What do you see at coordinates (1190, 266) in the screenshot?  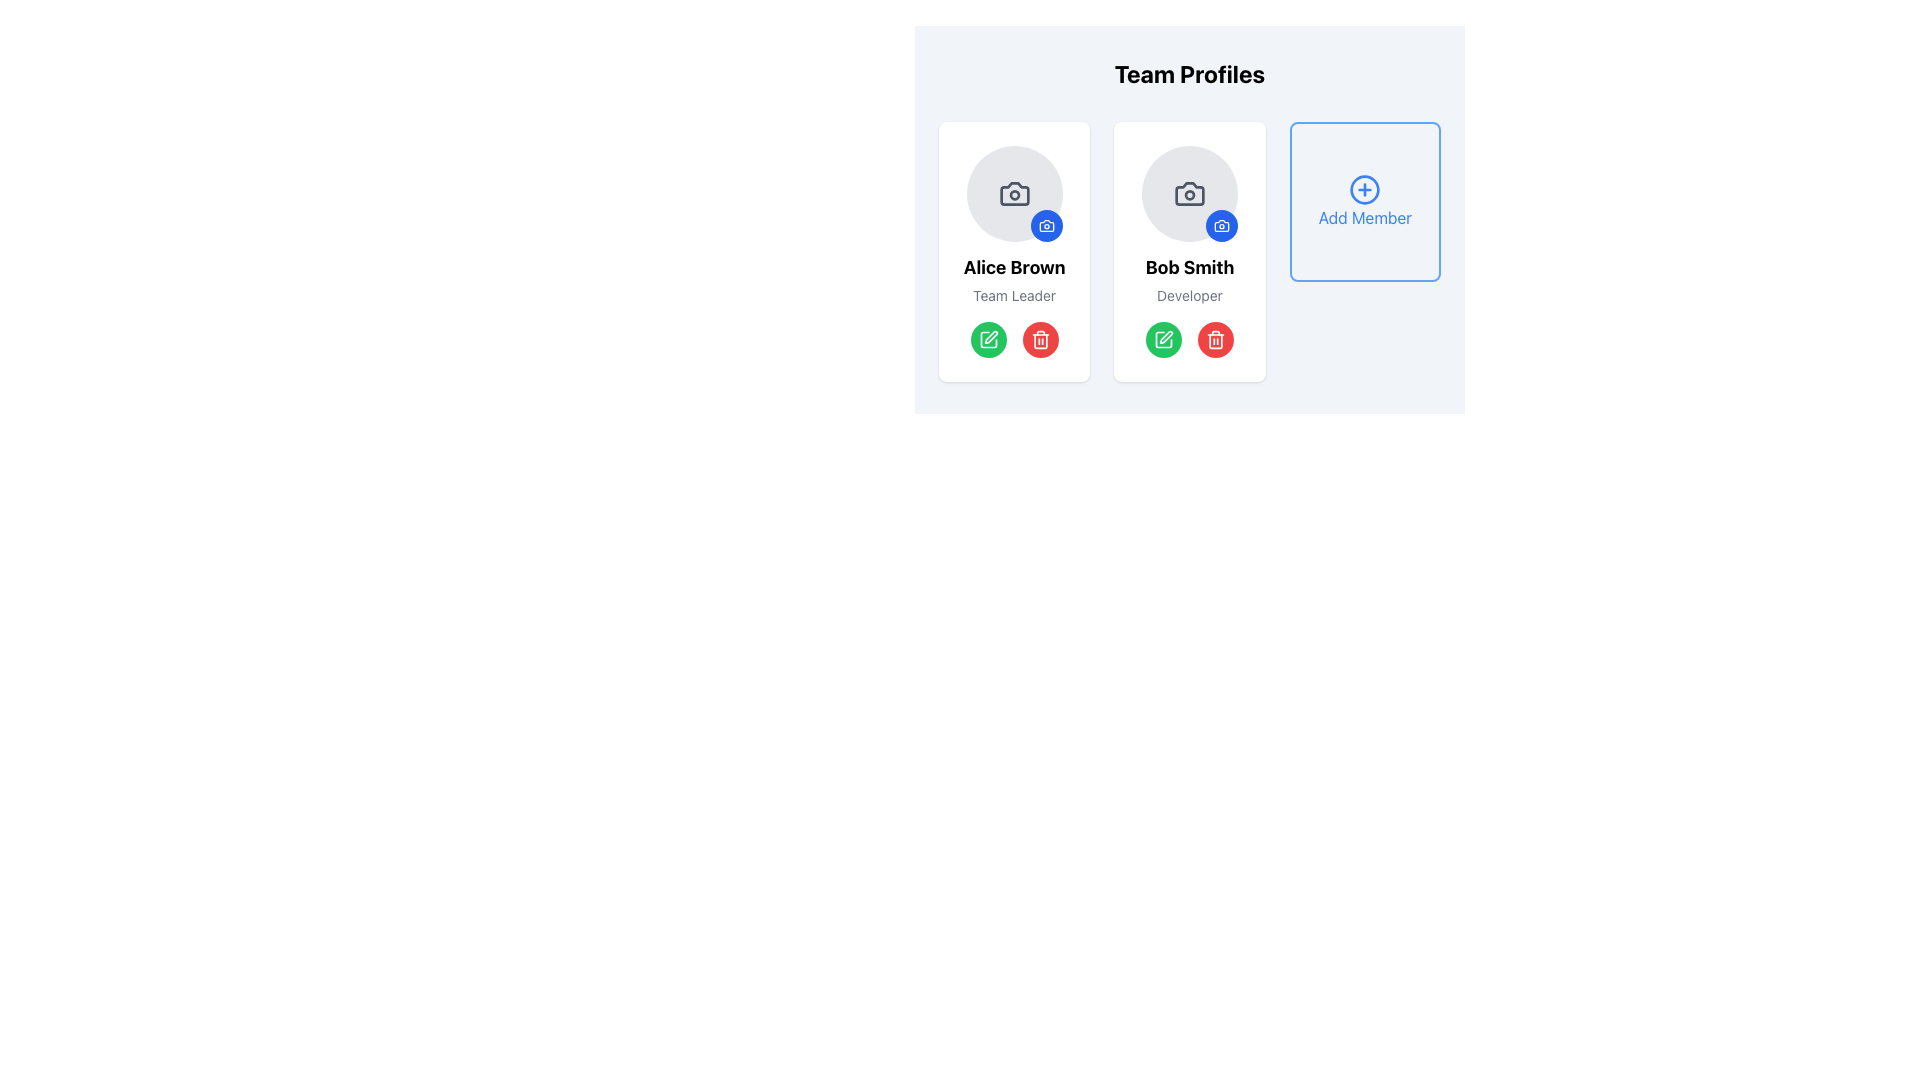 I see `the text label displaying the name 'Bob Smith', which is located within the profile card under the circular avatar and above the role title 'Developer'` at bounding box center [1190, 266].